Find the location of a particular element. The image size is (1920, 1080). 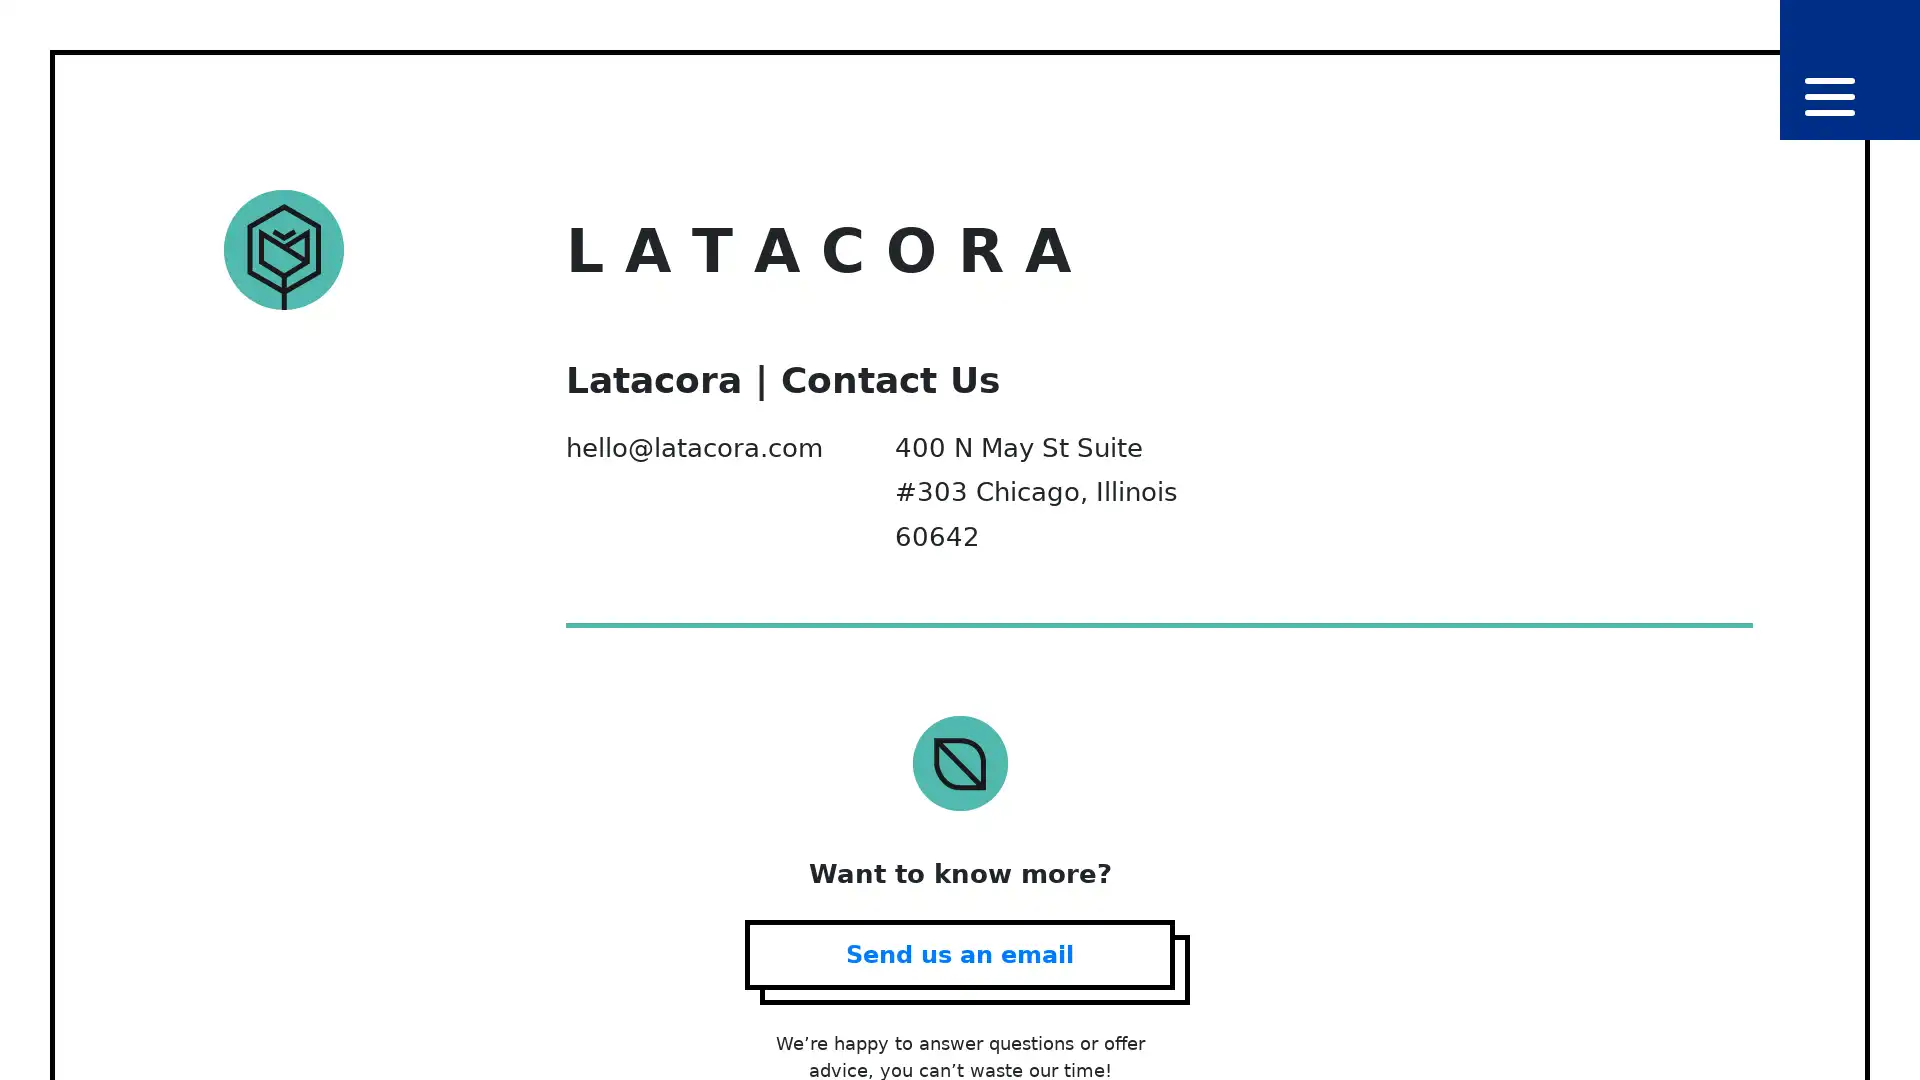

Send us an email is located at coordinates (960, 952).